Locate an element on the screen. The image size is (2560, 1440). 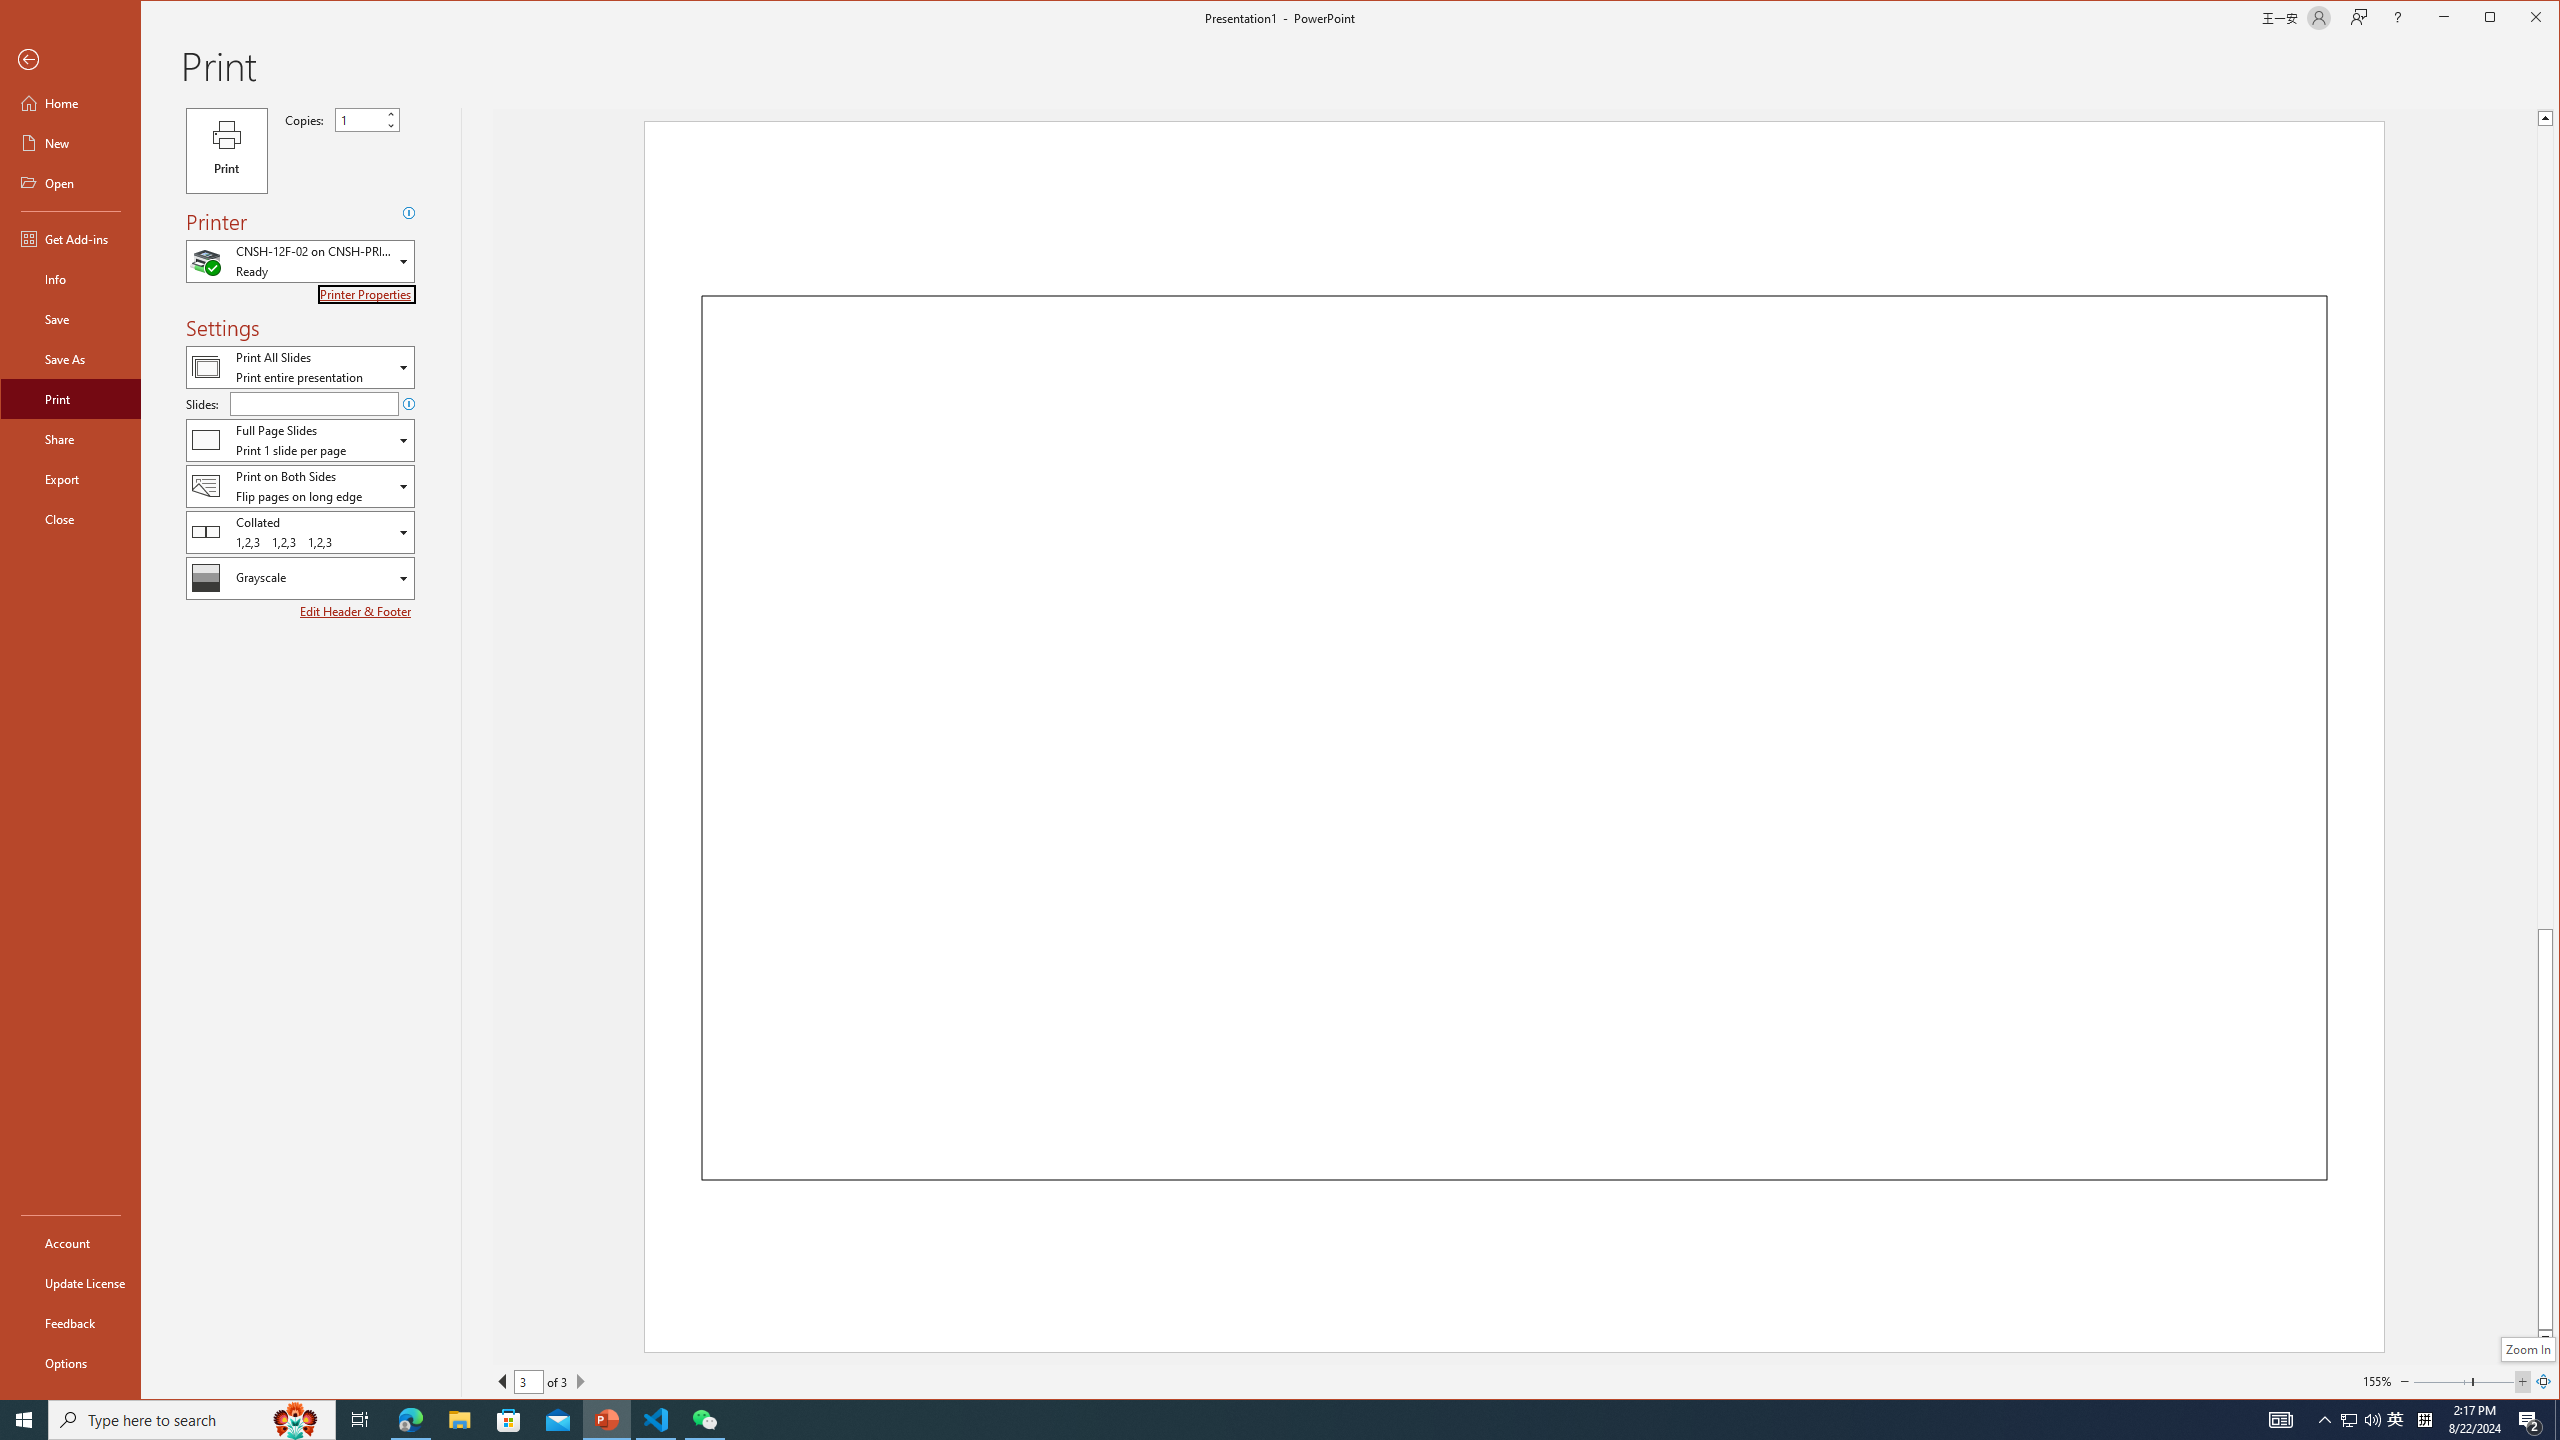
'Current Page' is located at coordinates (527, 1380).